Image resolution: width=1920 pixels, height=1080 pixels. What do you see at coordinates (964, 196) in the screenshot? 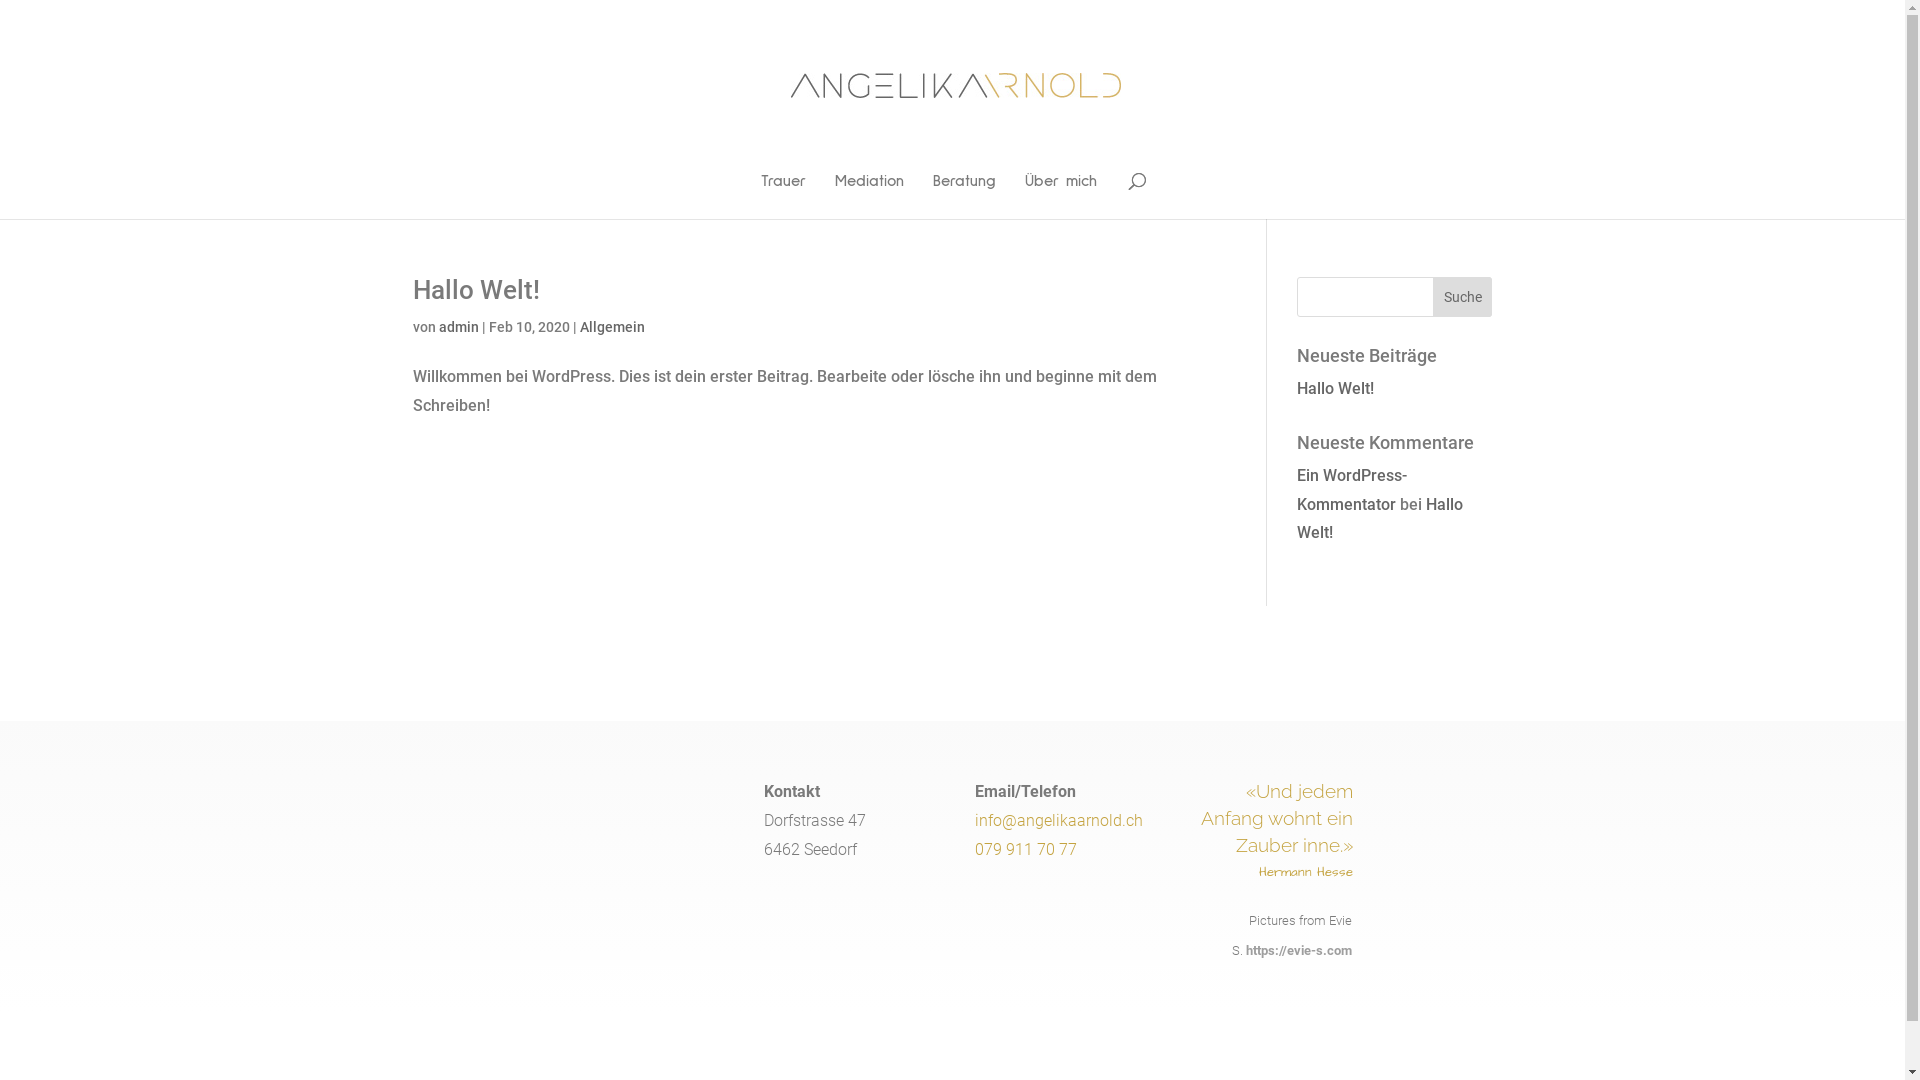
I see `'Beratung'` at bounding box center [964, 196].